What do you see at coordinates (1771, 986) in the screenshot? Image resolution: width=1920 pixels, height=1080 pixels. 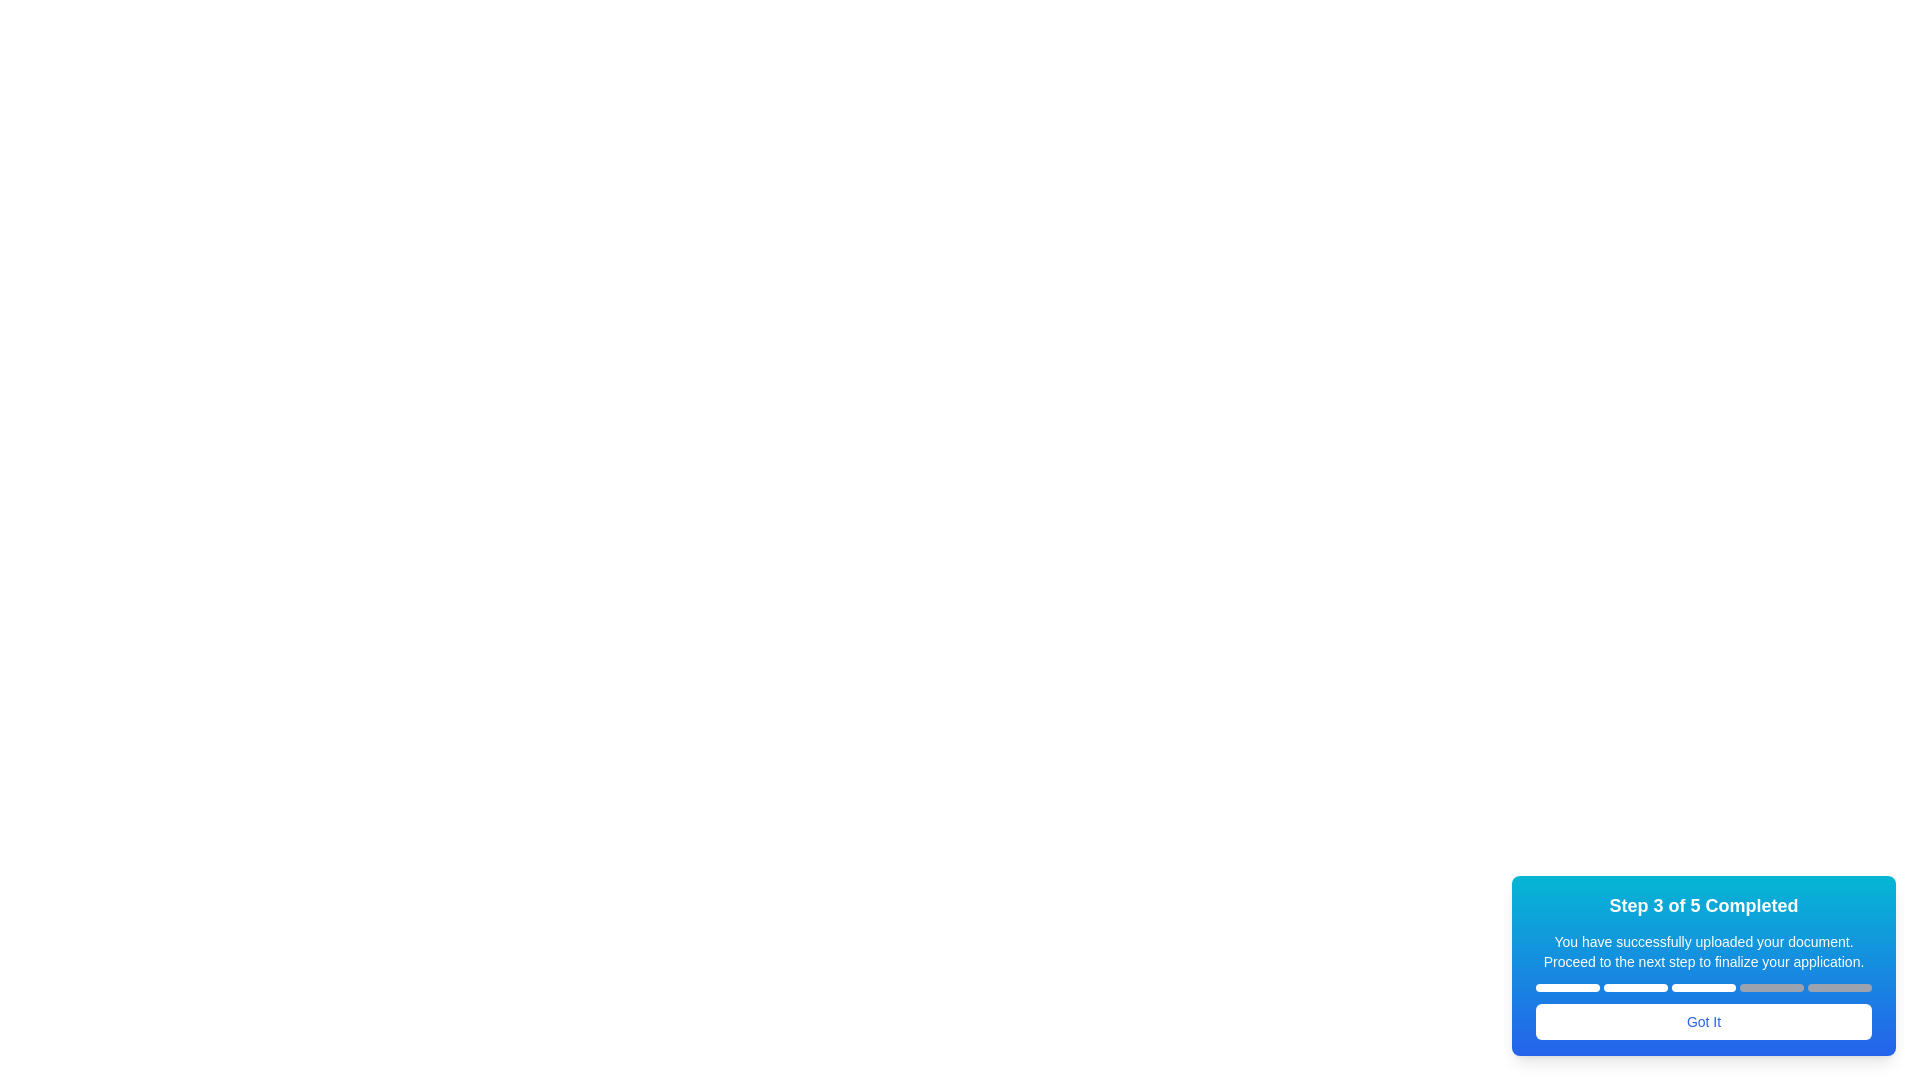 I see `the fourth segment of the static progress bar, which is a small, rounded gray rectangle indicating progress in a stepper control, located under 'Step 3 of 5 Completed'` at bounding box center [1771, 986].